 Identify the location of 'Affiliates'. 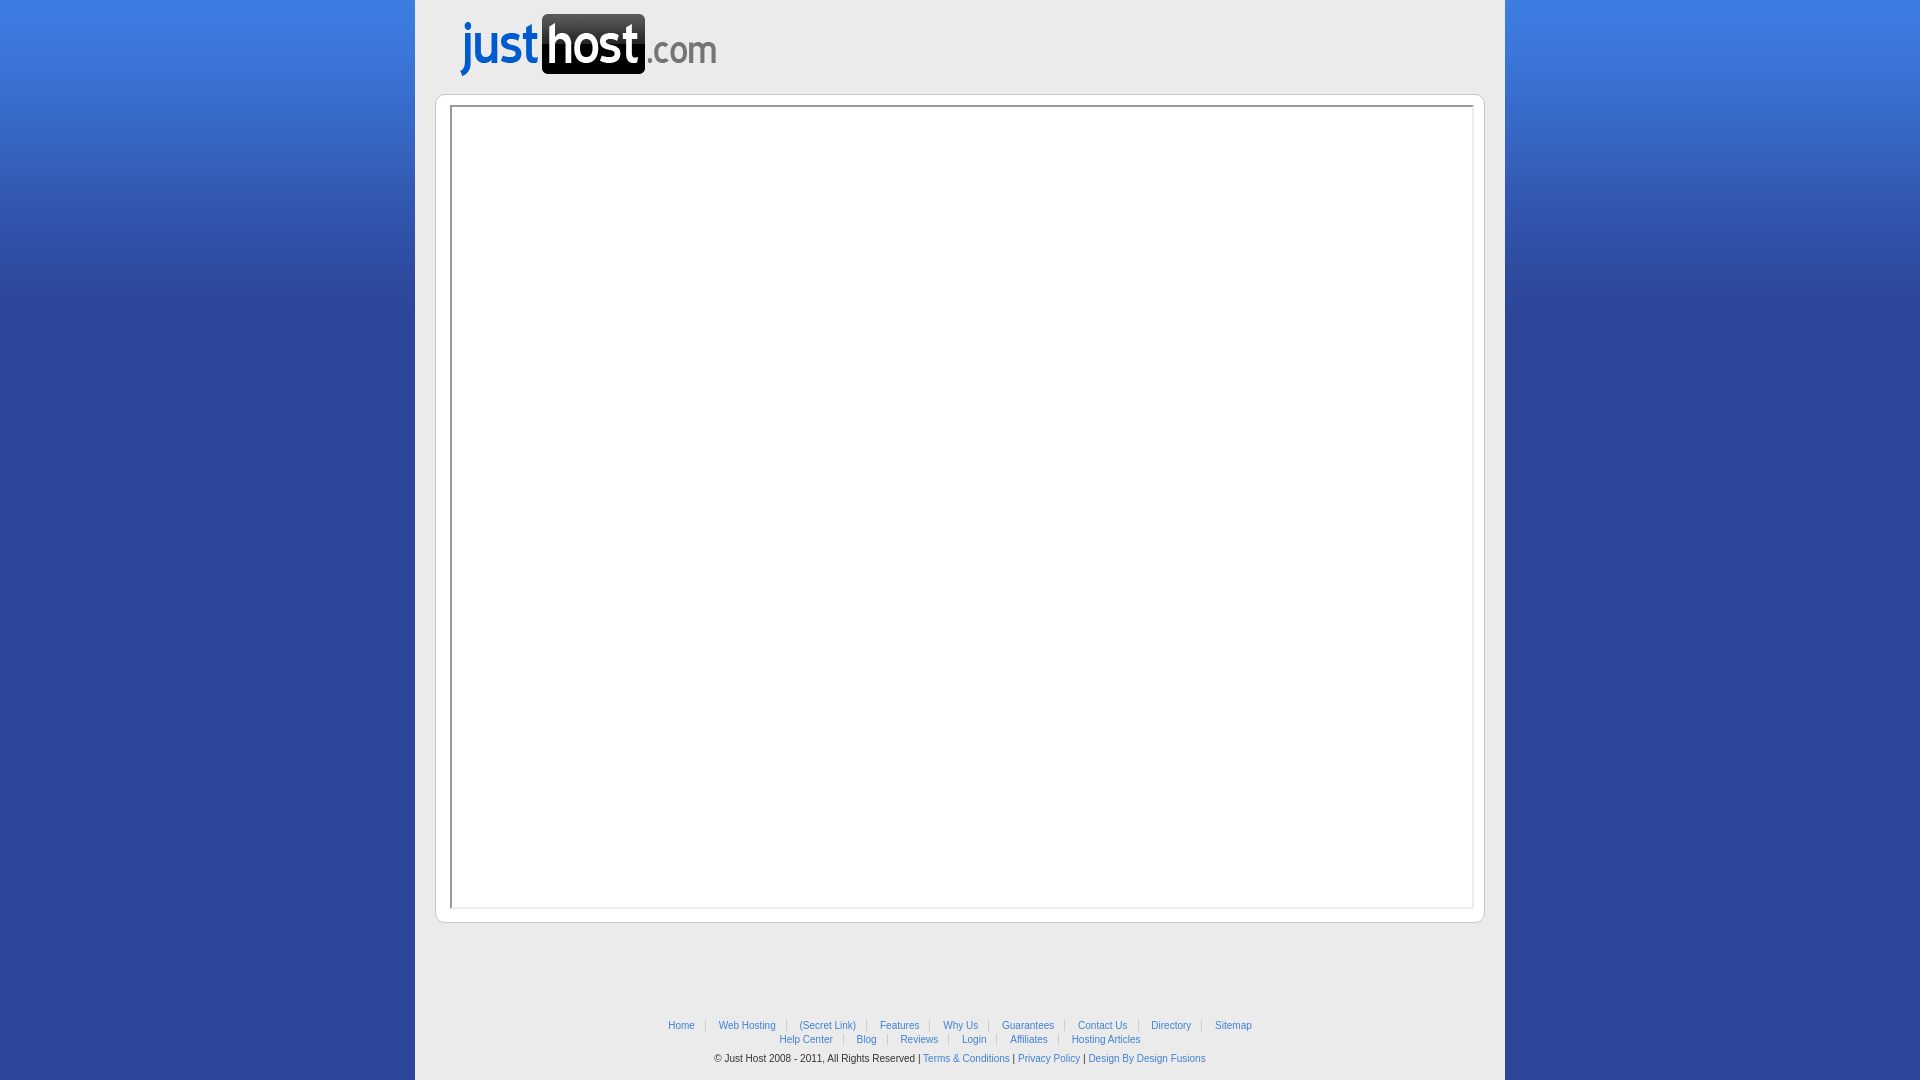
(1028, 1038).